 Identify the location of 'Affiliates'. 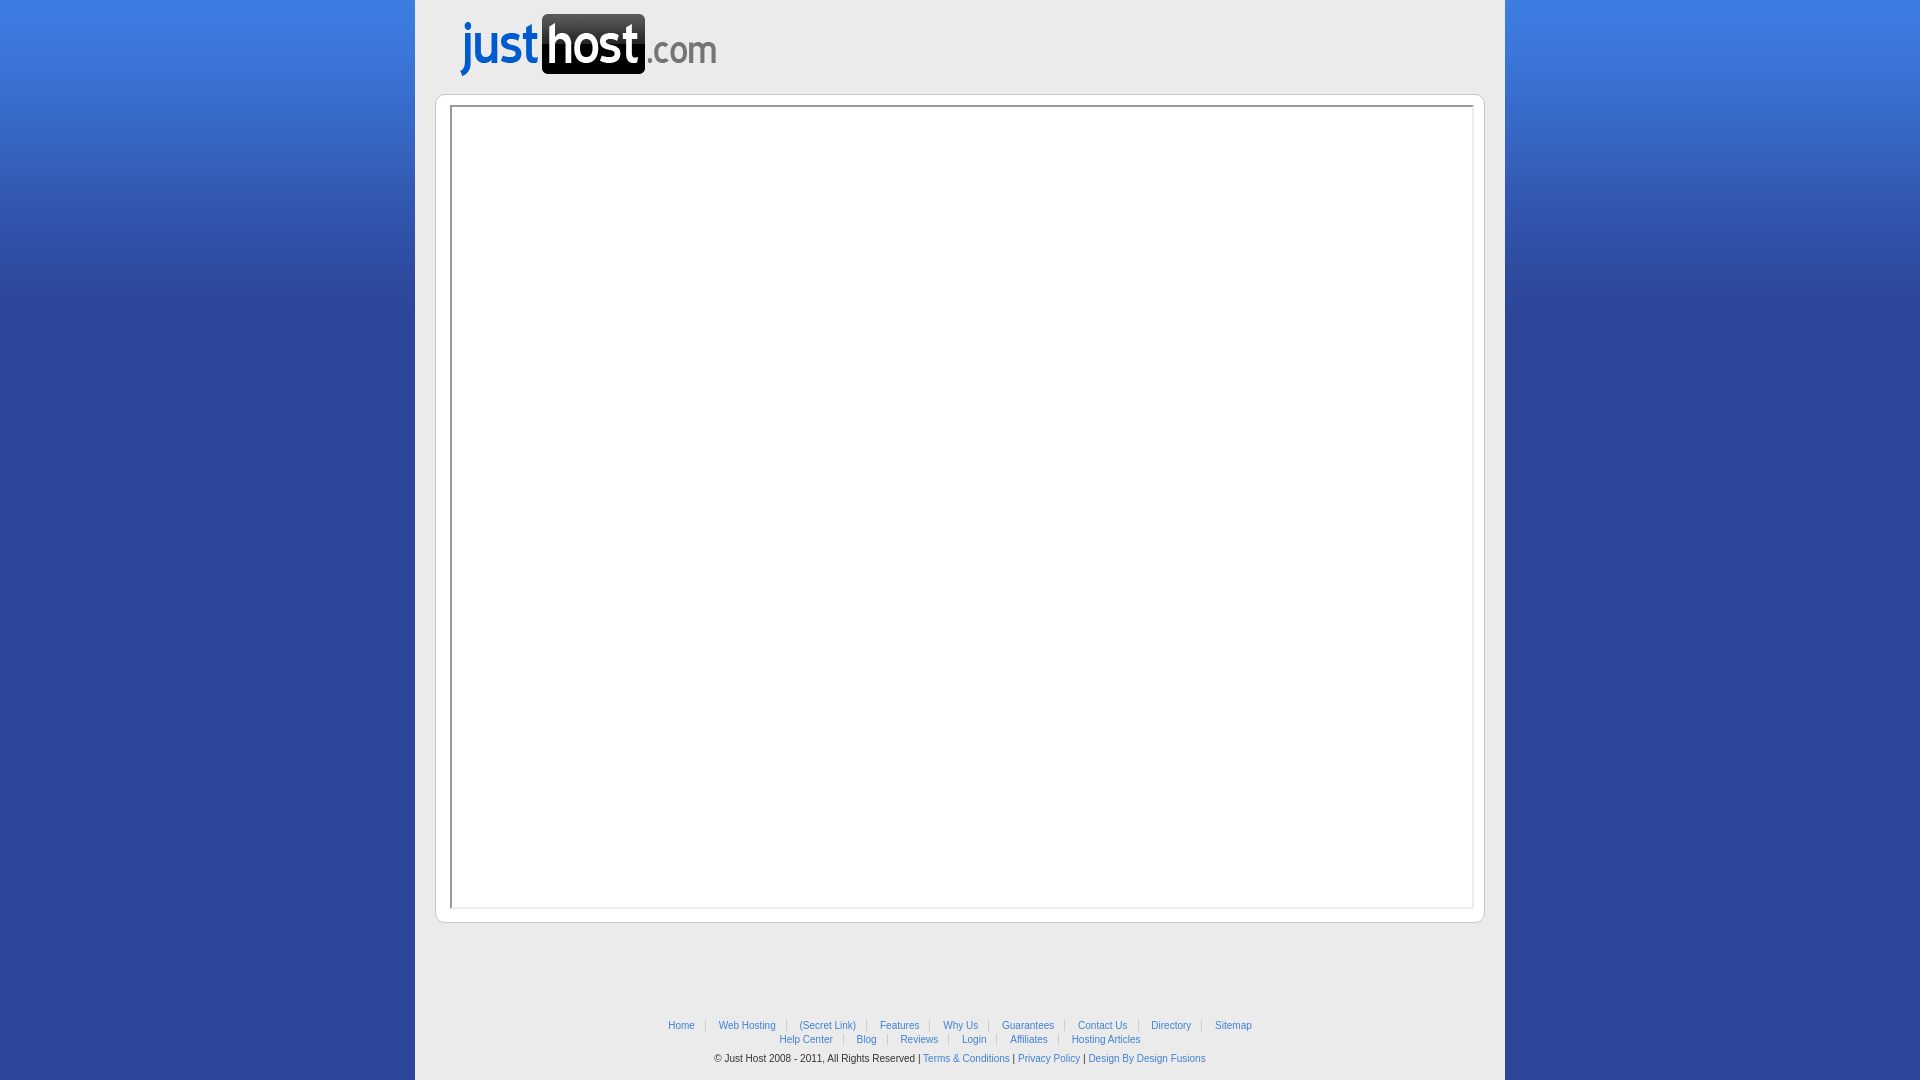
(1028, 1038).